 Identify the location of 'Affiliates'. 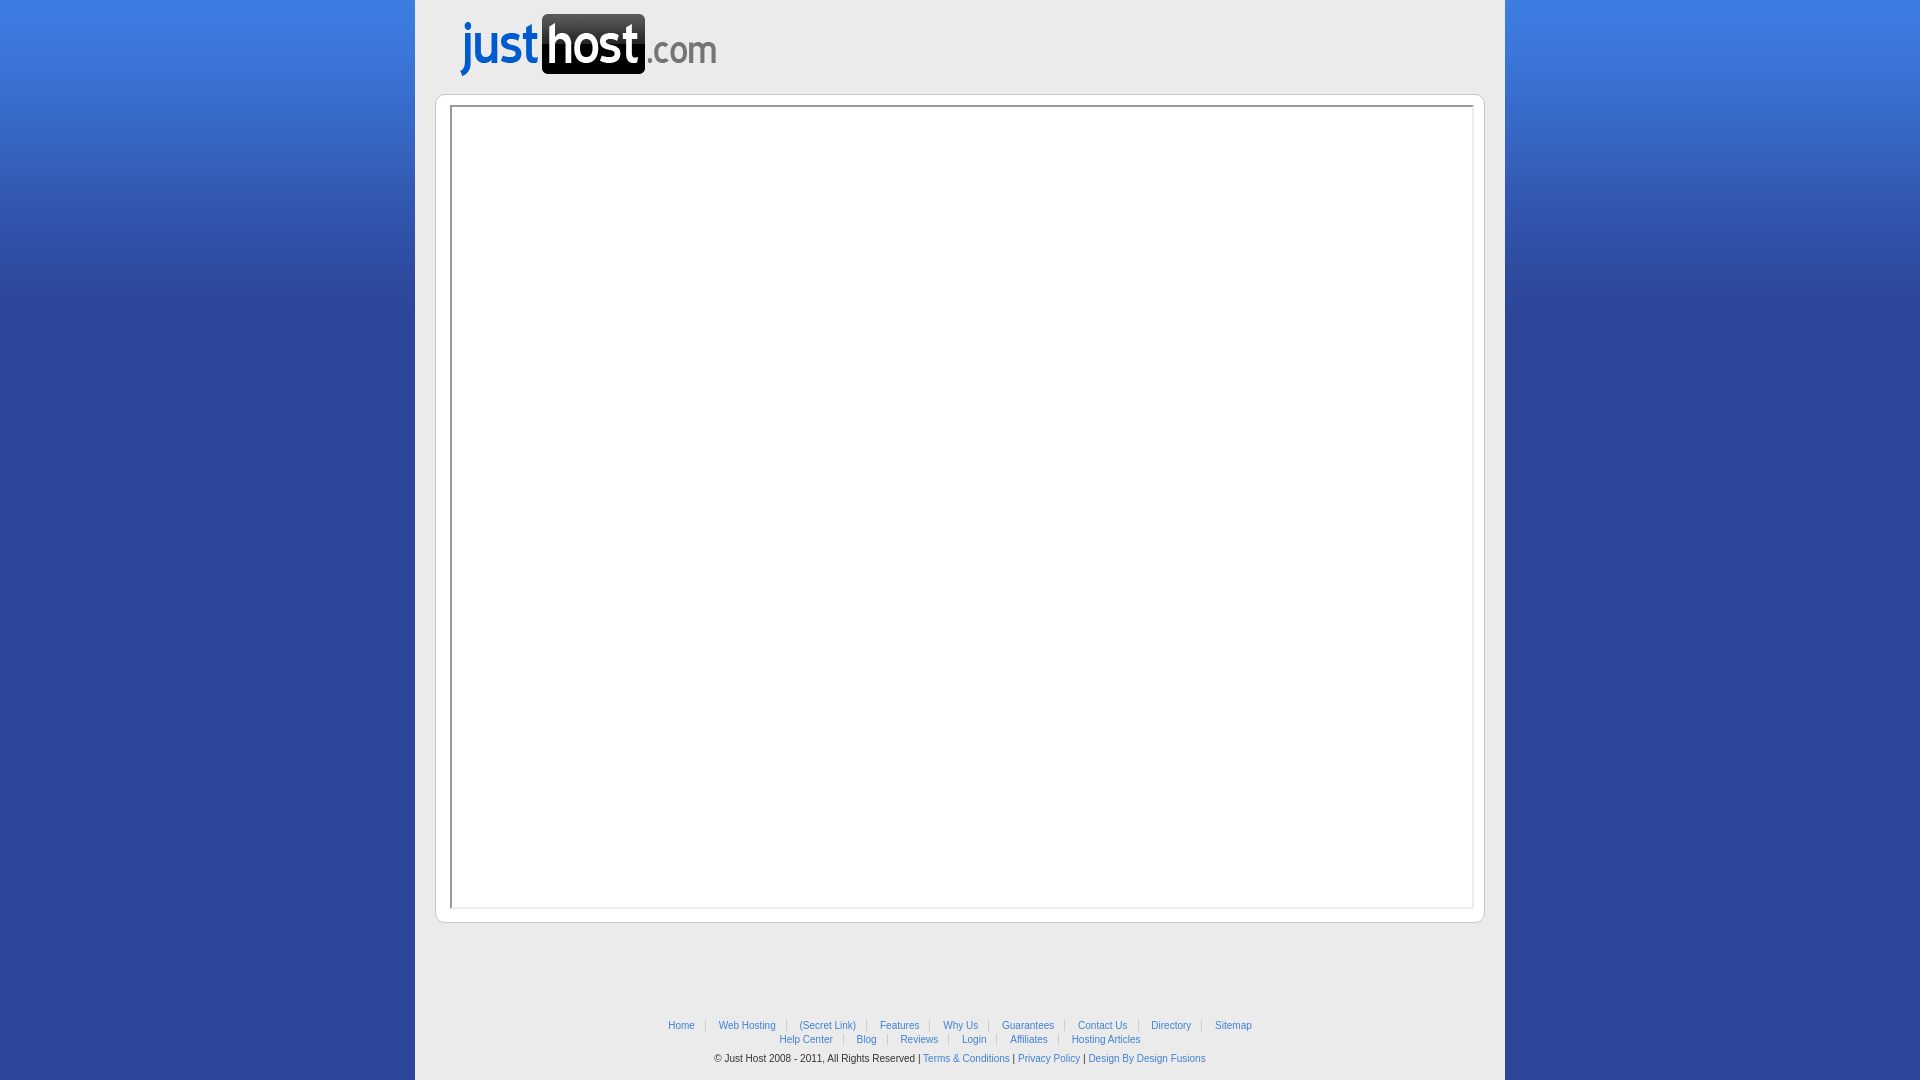
(1028, 1038).